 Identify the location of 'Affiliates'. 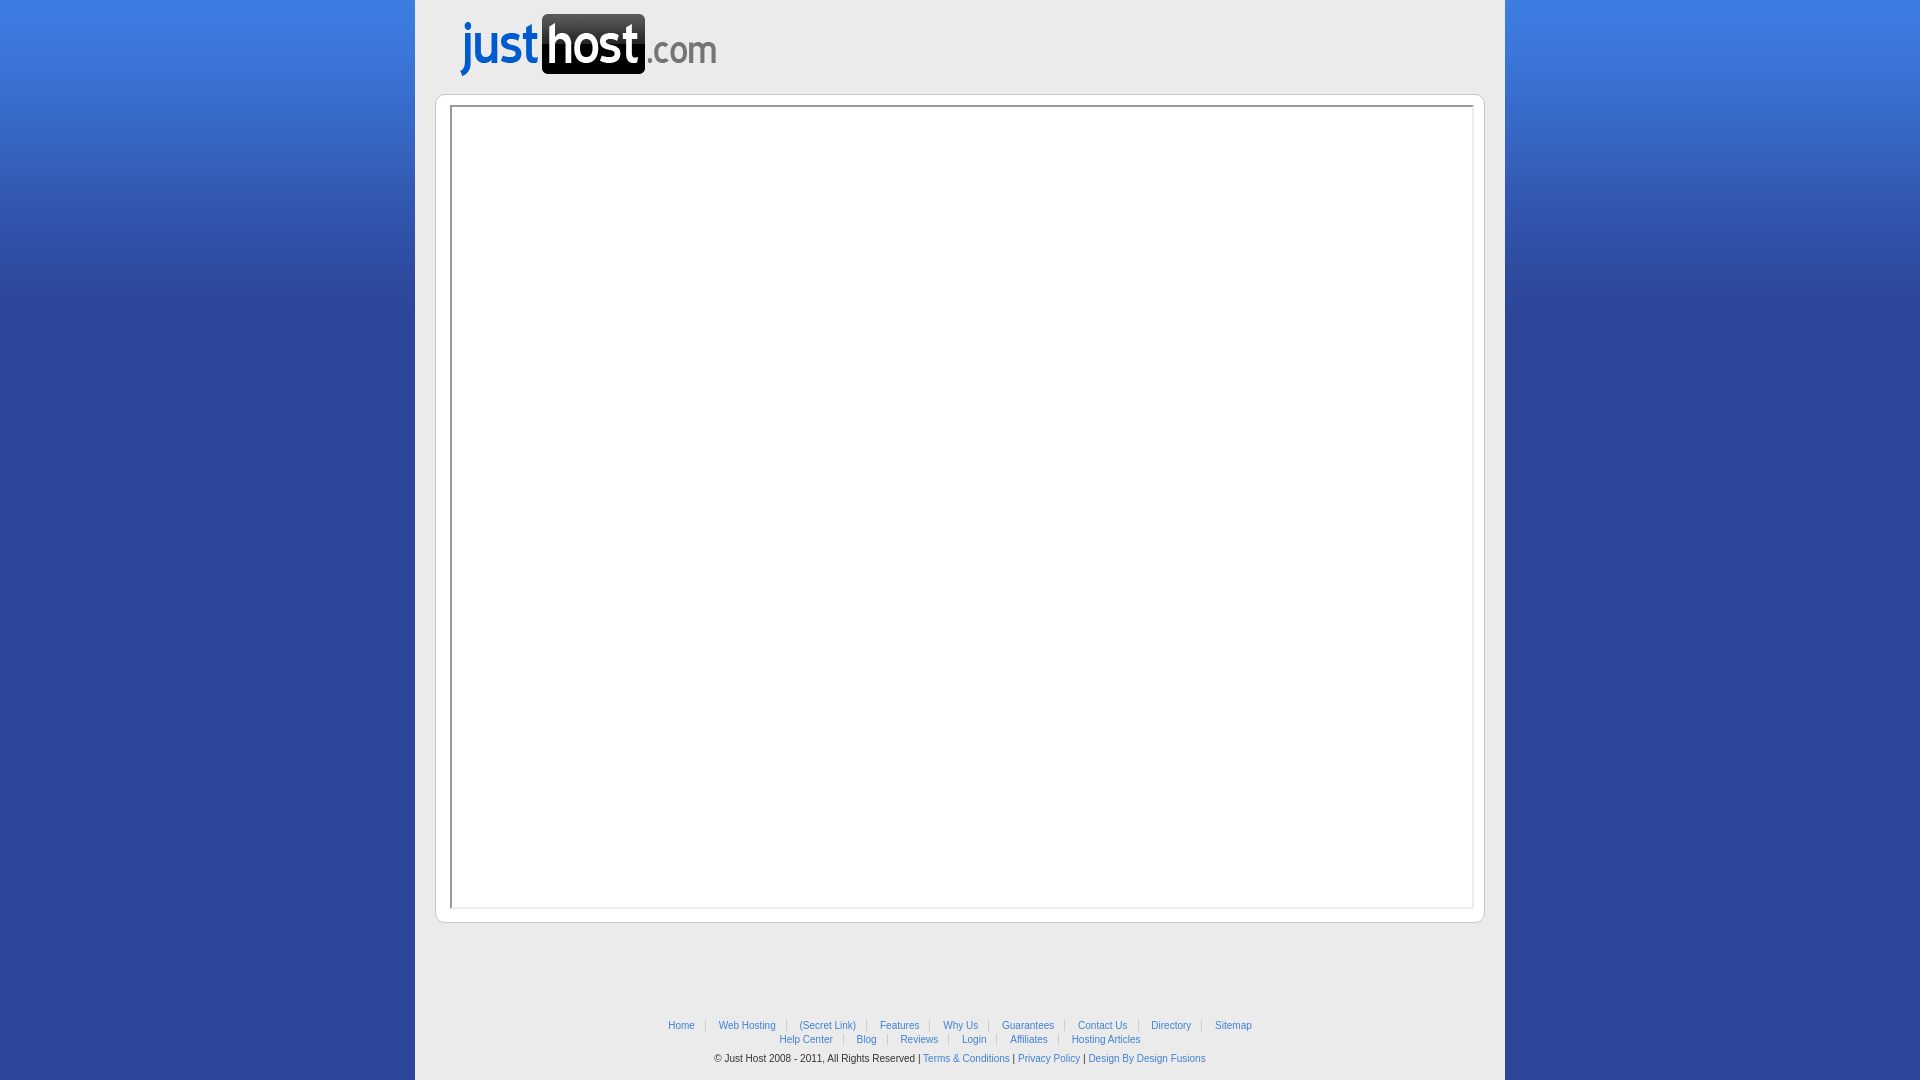
(1028, 1038).